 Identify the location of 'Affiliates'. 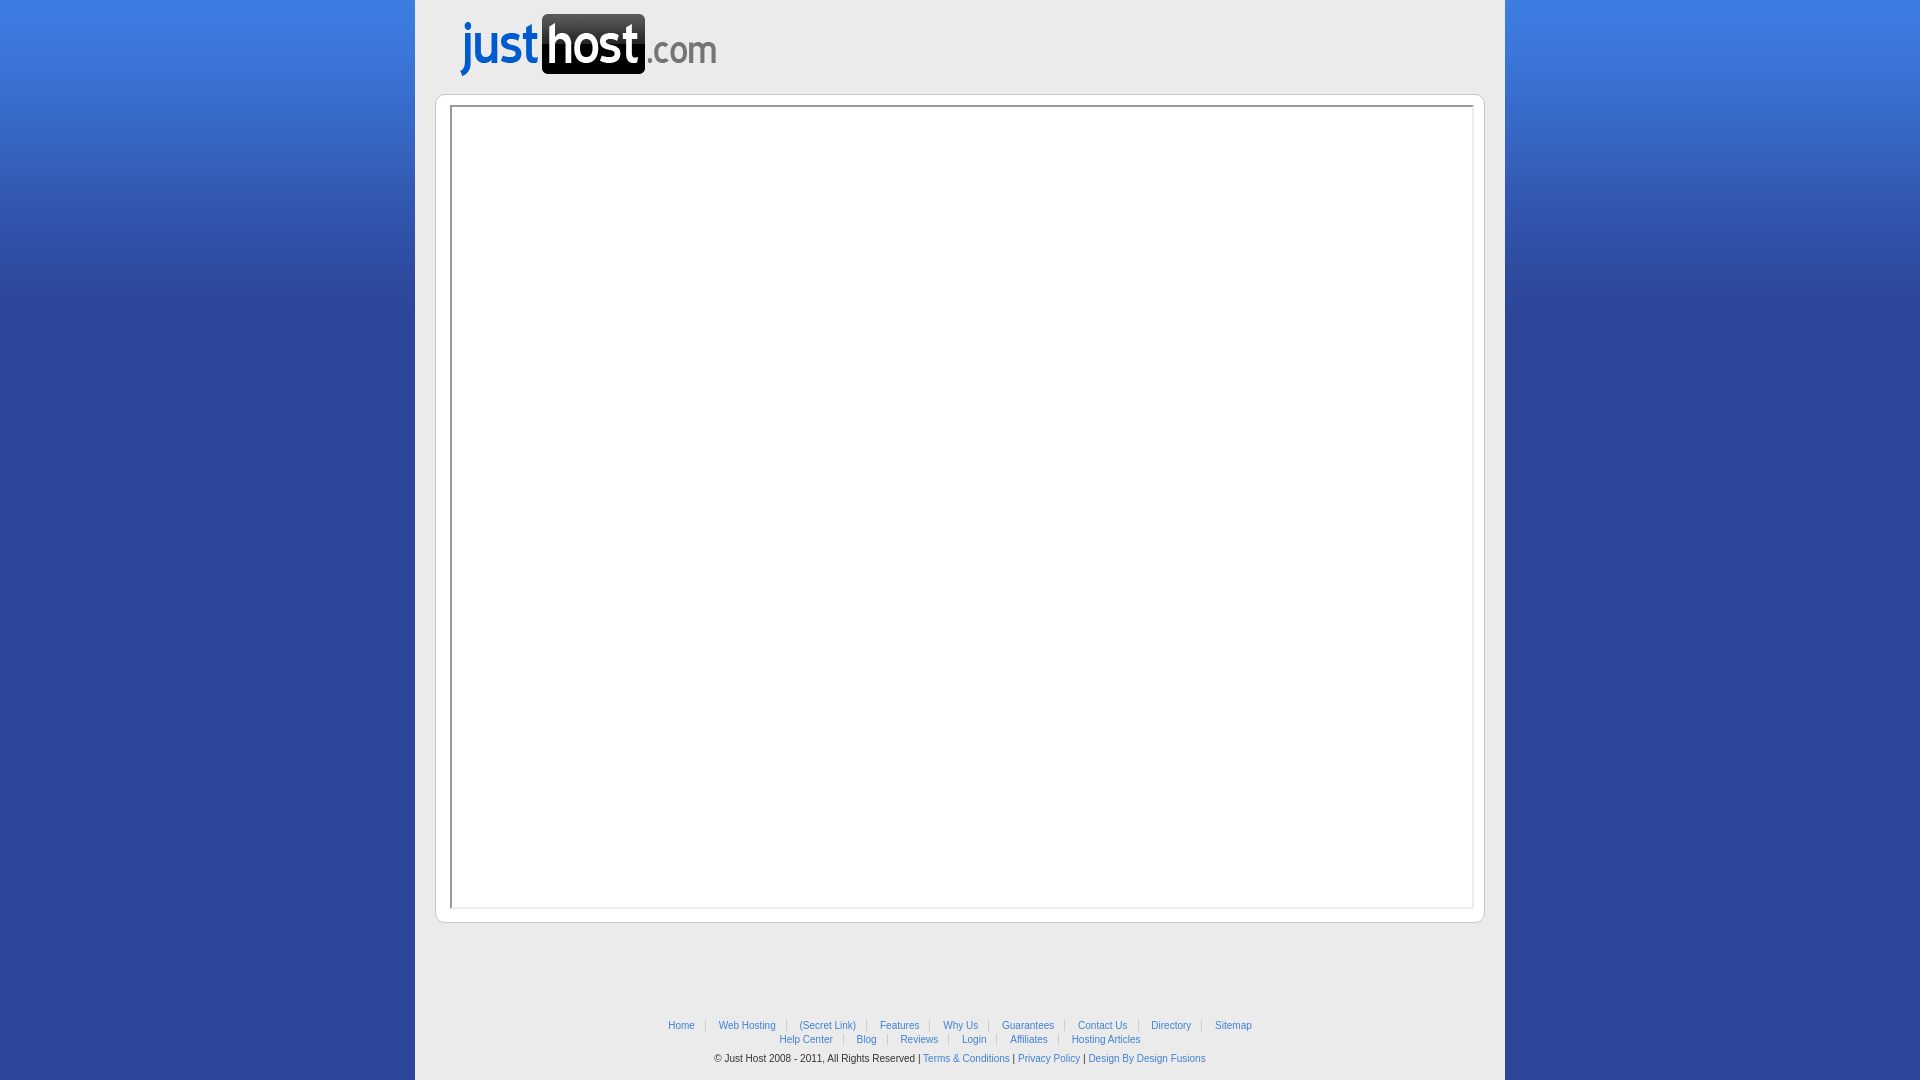
(1028, 1038).